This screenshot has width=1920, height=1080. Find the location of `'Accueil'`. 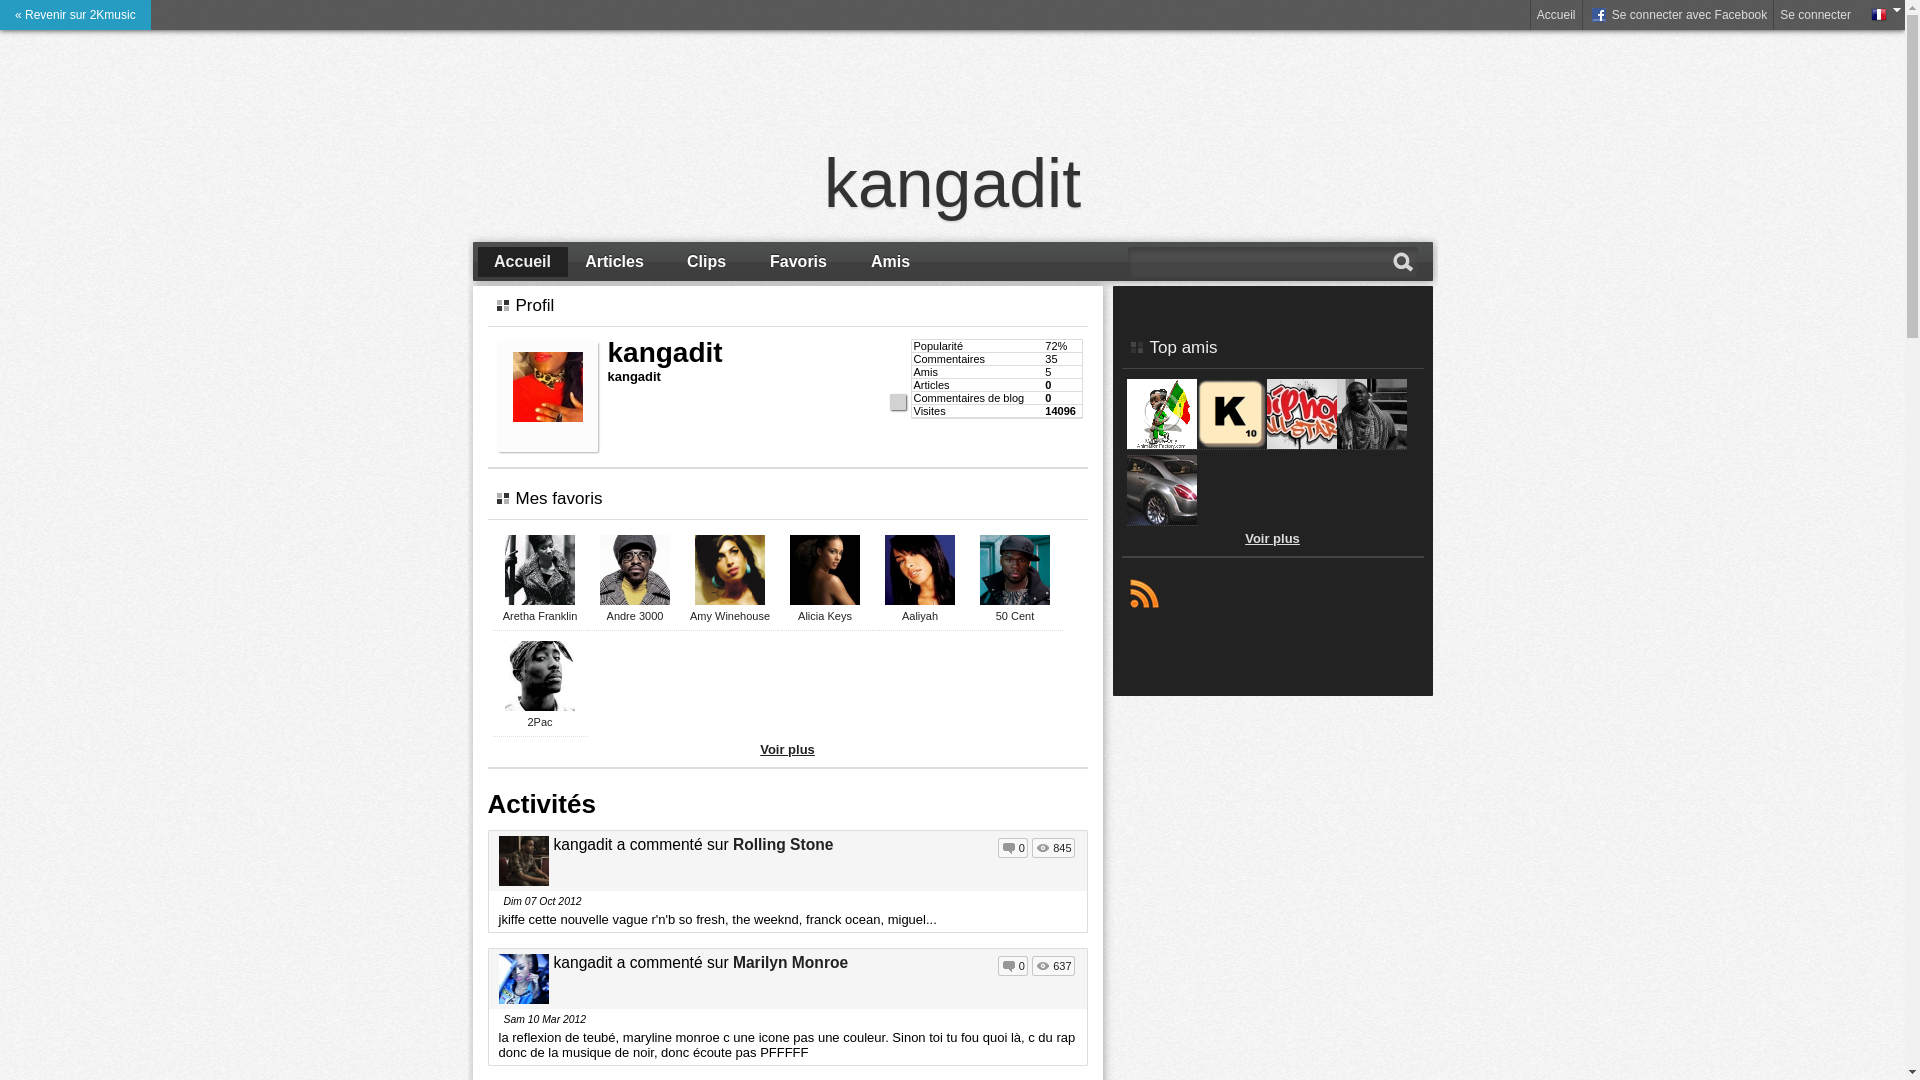

'Accueil' is located at coordinates (1530, 15).